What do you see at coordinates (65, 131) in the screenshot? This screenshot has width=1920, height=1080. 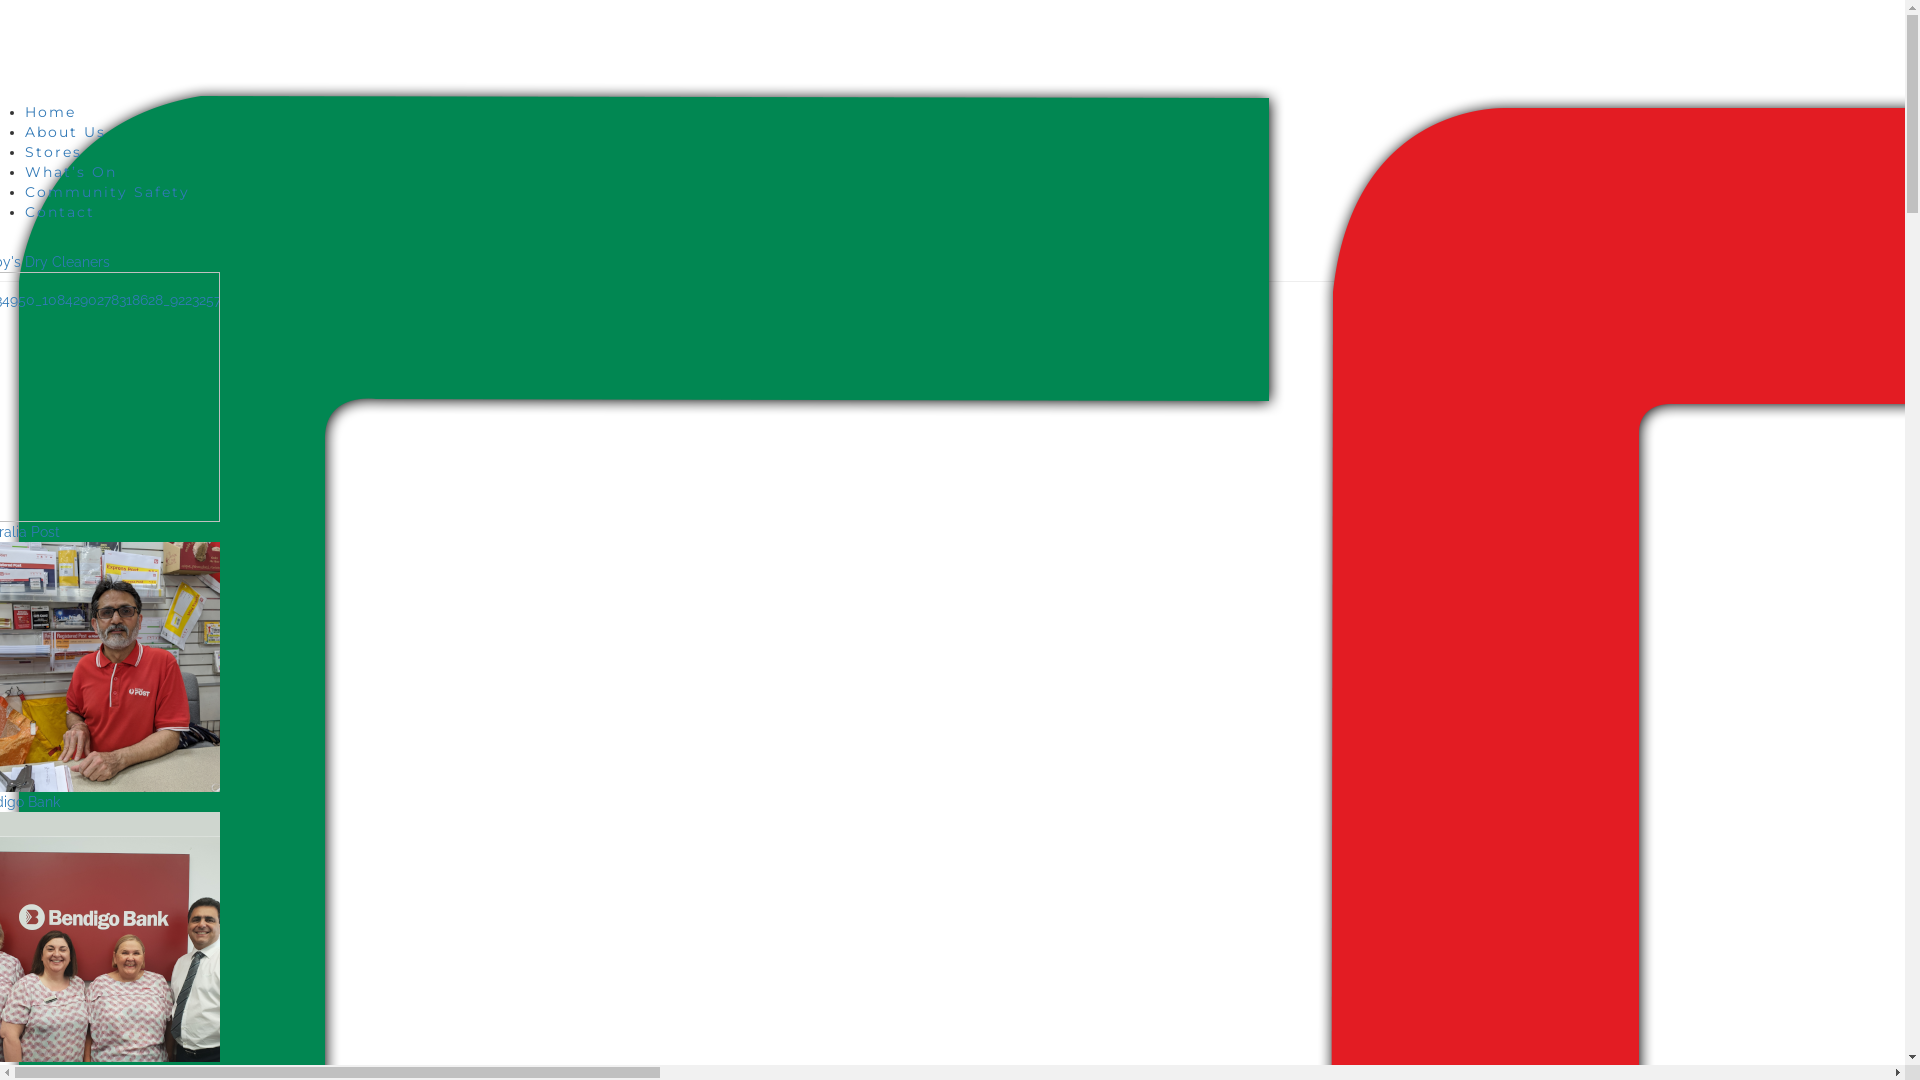 I see `'About Us'` at bounding box center [65, 131].